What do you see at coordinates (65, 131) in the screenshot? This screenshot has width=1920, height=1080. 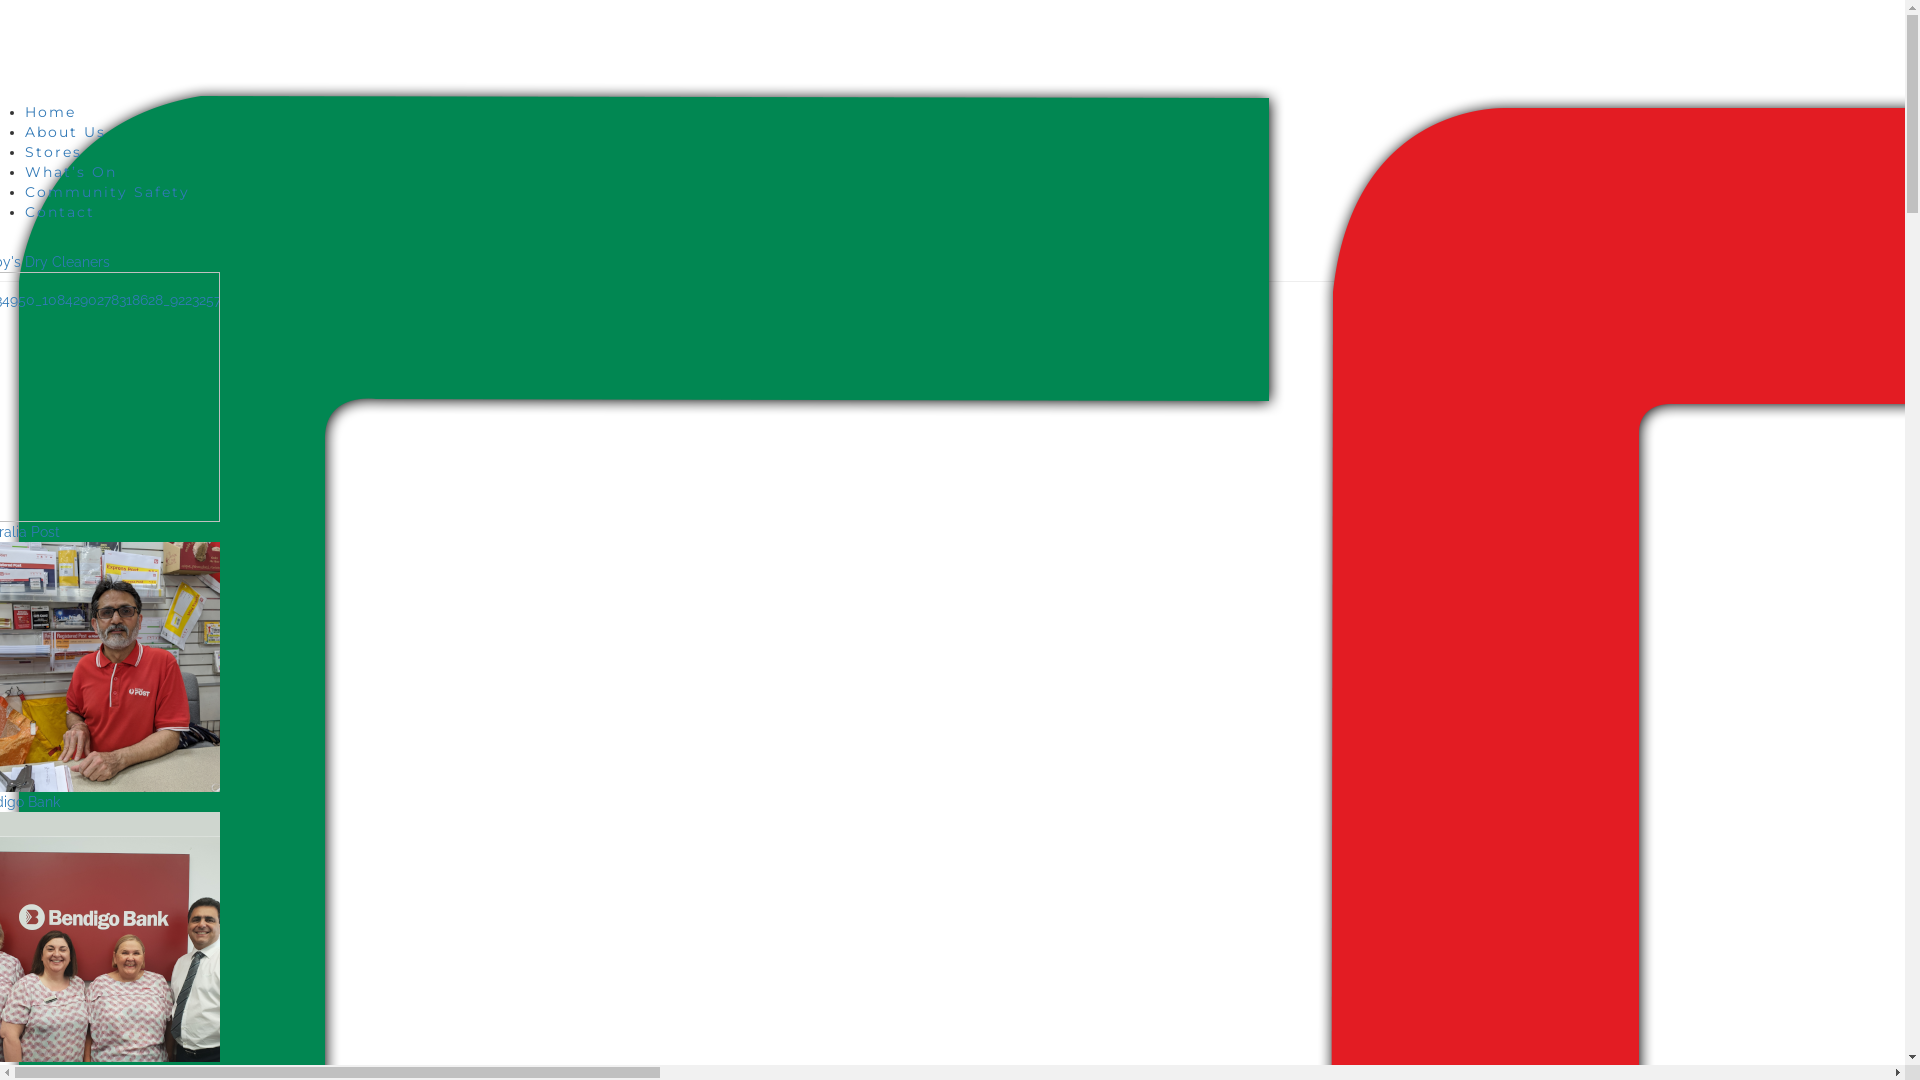 I see `'About Us'` at bounding box center [65, 131].